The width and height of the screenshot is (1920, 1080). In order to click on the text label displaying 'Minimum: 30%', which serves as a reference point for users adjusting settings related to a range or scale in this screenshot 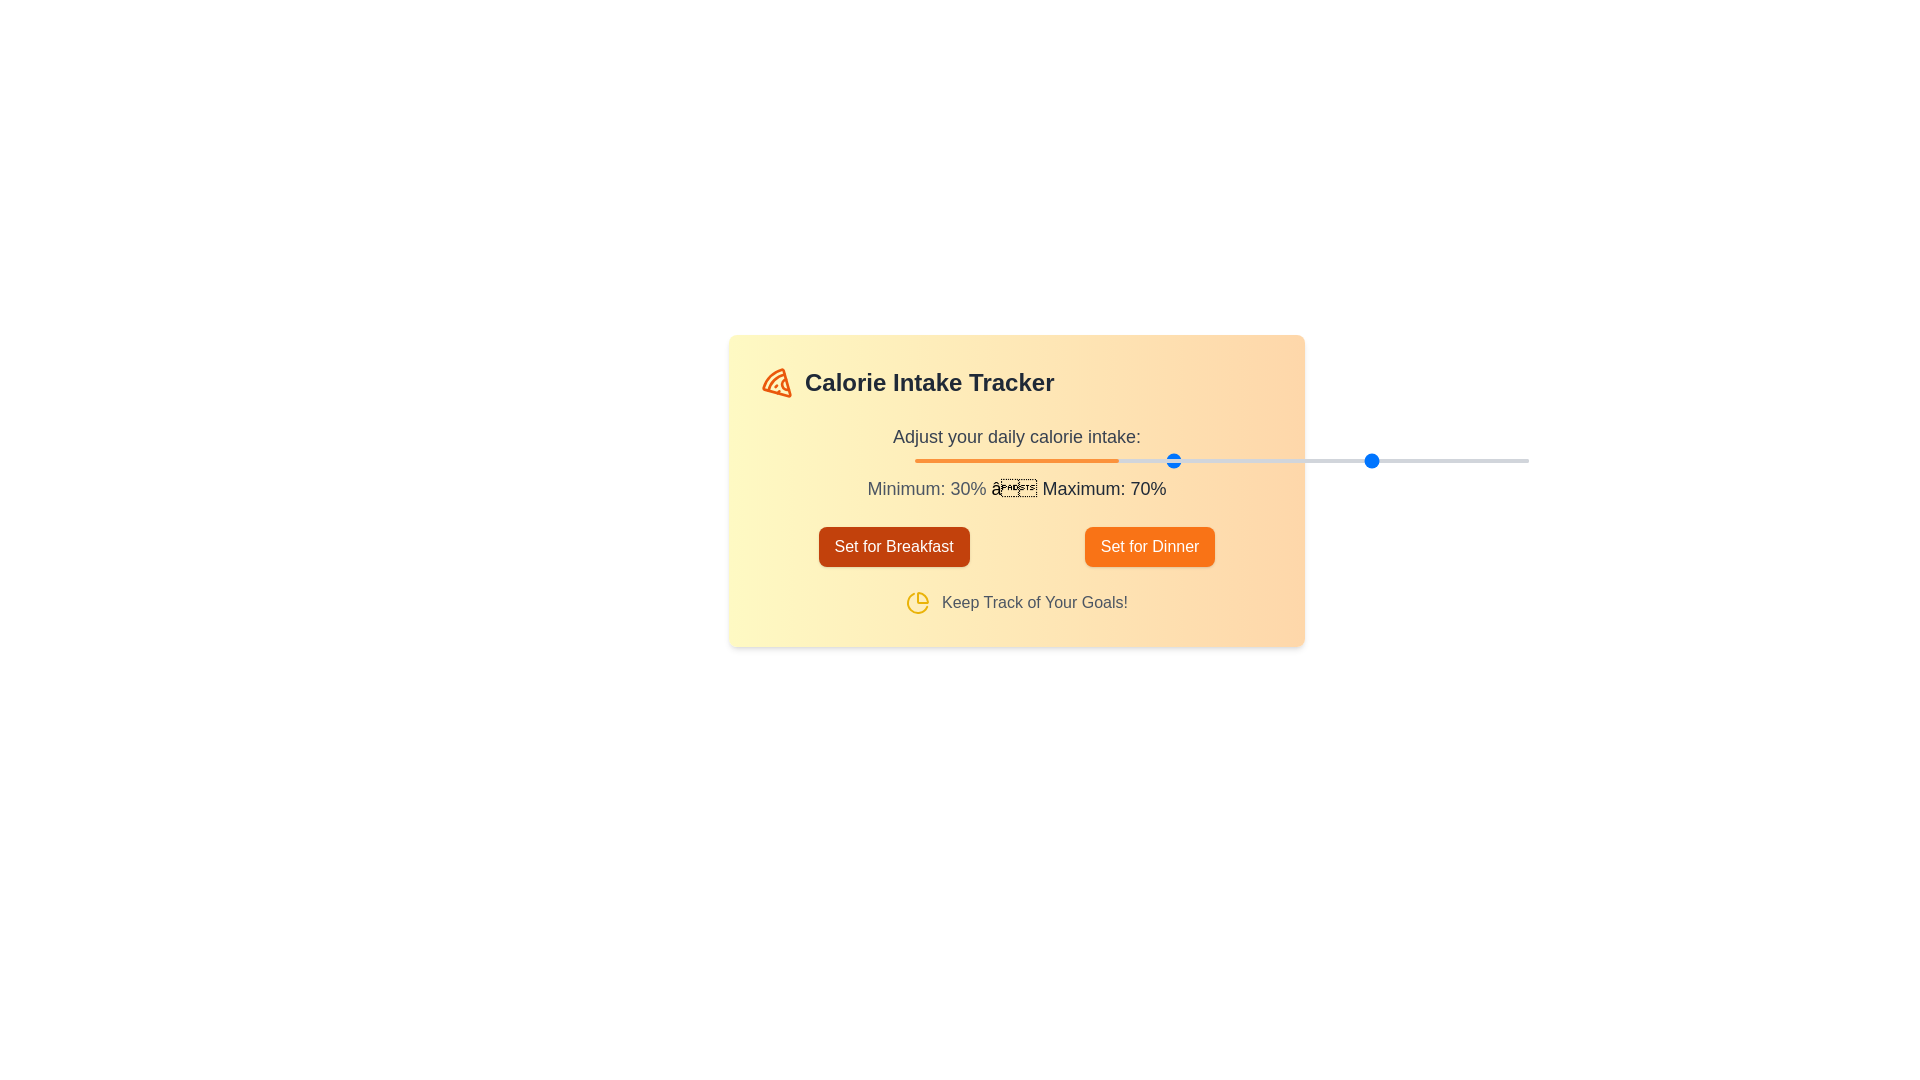, I will do `click(925, 489)`.